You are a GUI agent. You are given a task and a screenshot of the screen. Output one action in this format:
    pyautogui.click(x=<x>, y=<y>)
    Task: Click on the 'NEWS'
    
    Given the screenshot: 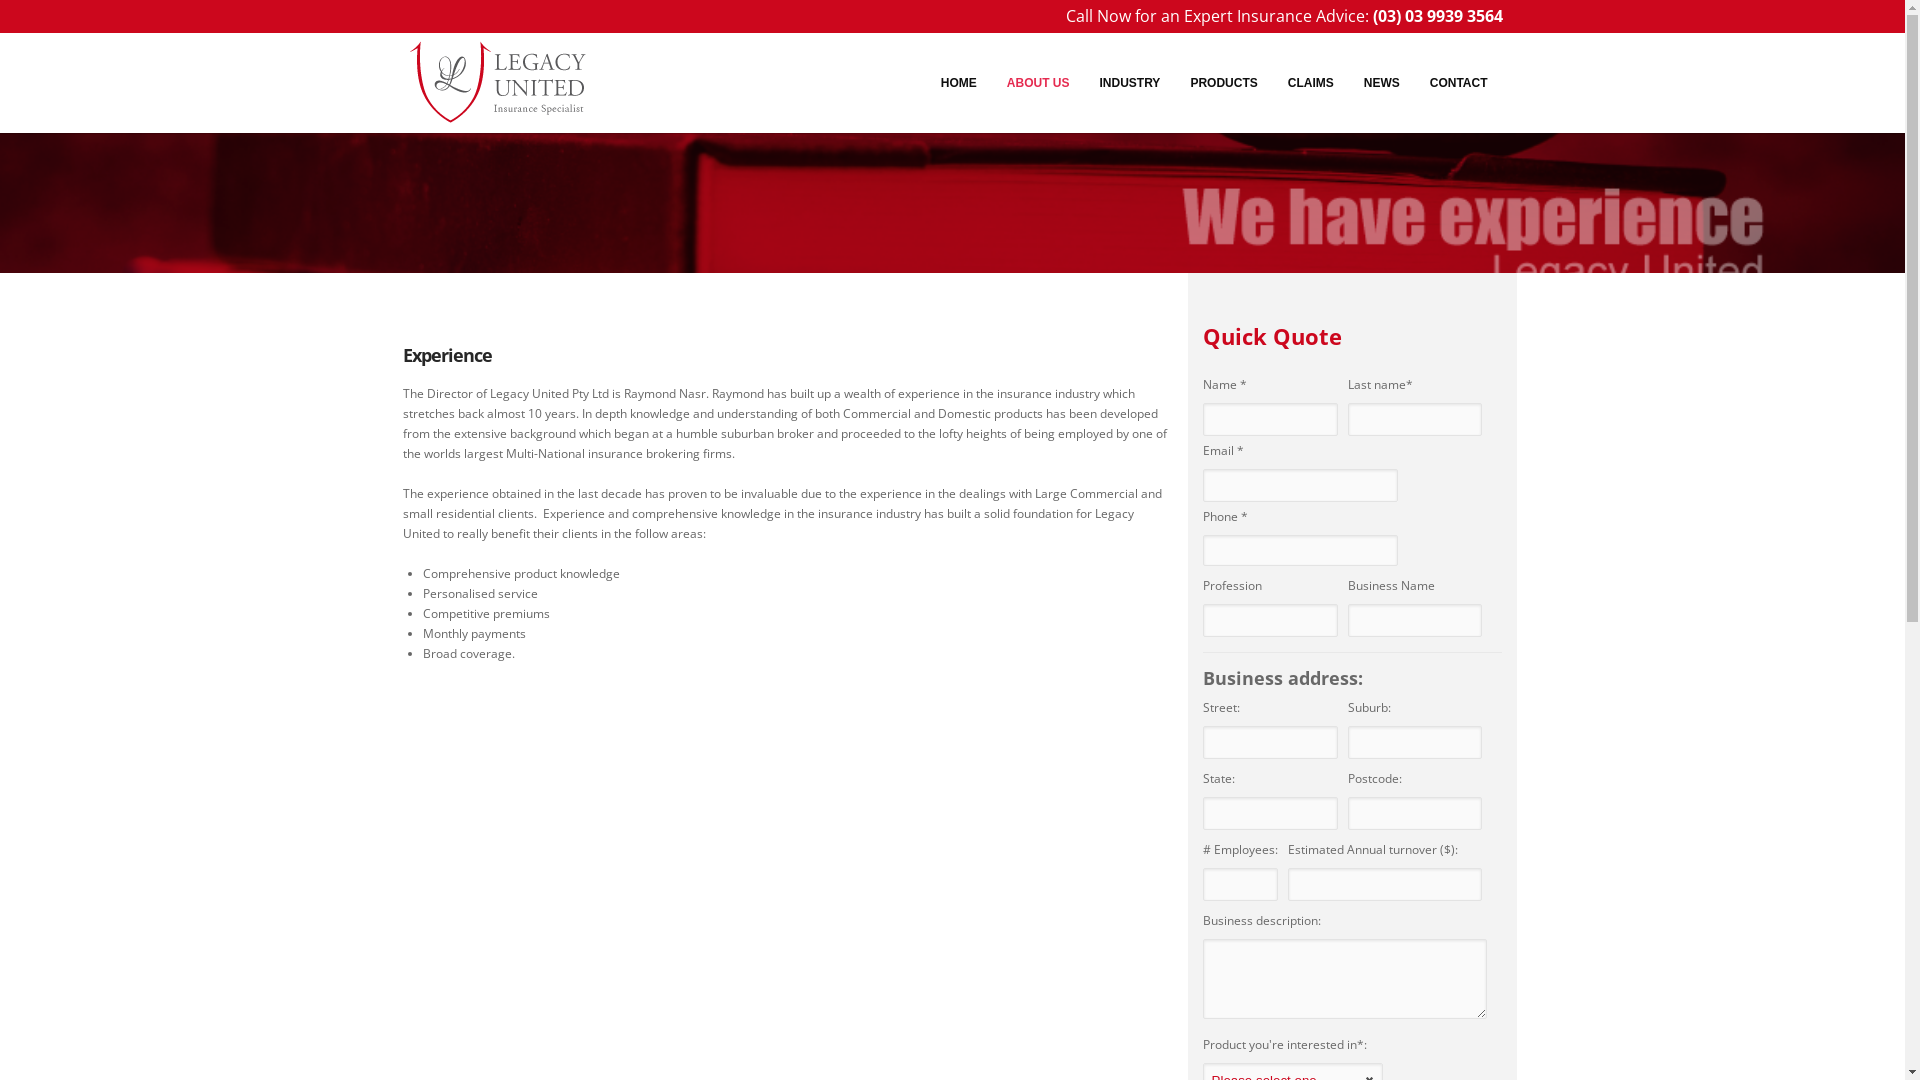 What is the action you would take?
    pyautogui.click(x=1381, y=82)
    